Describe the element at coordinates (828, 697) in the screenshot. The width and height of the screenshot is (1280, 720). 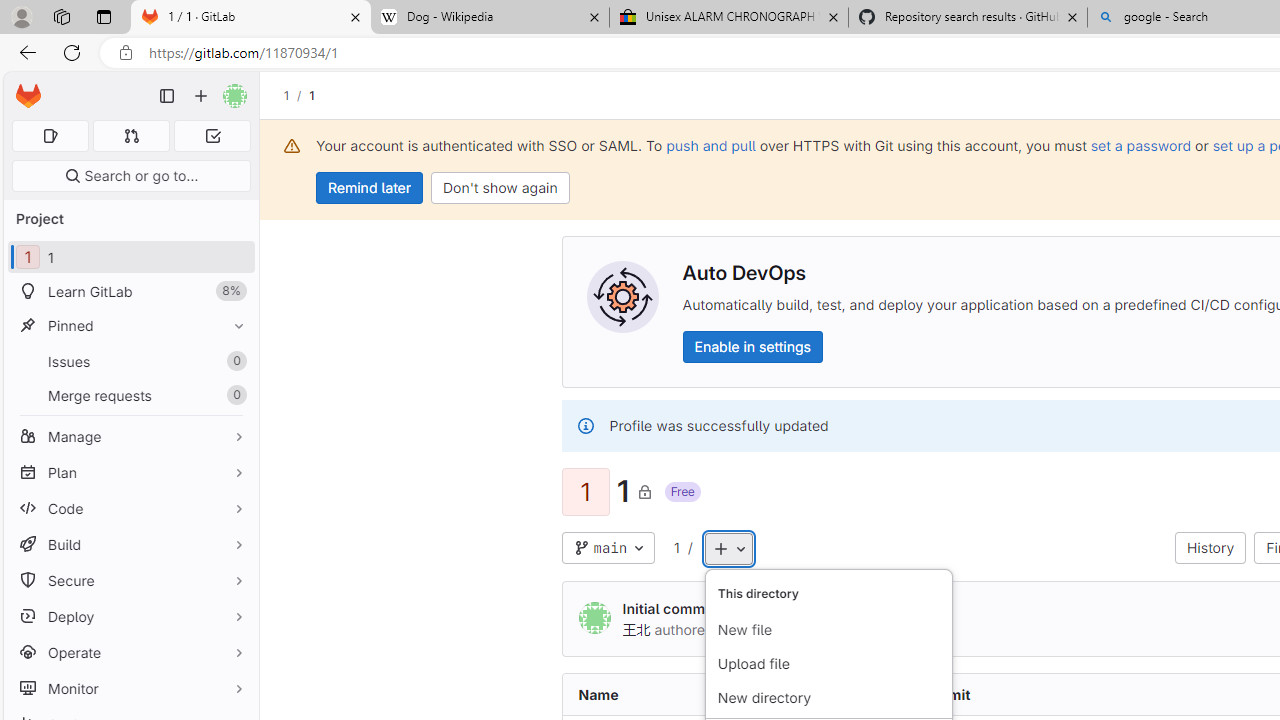
I see `'New directory'` at that location.